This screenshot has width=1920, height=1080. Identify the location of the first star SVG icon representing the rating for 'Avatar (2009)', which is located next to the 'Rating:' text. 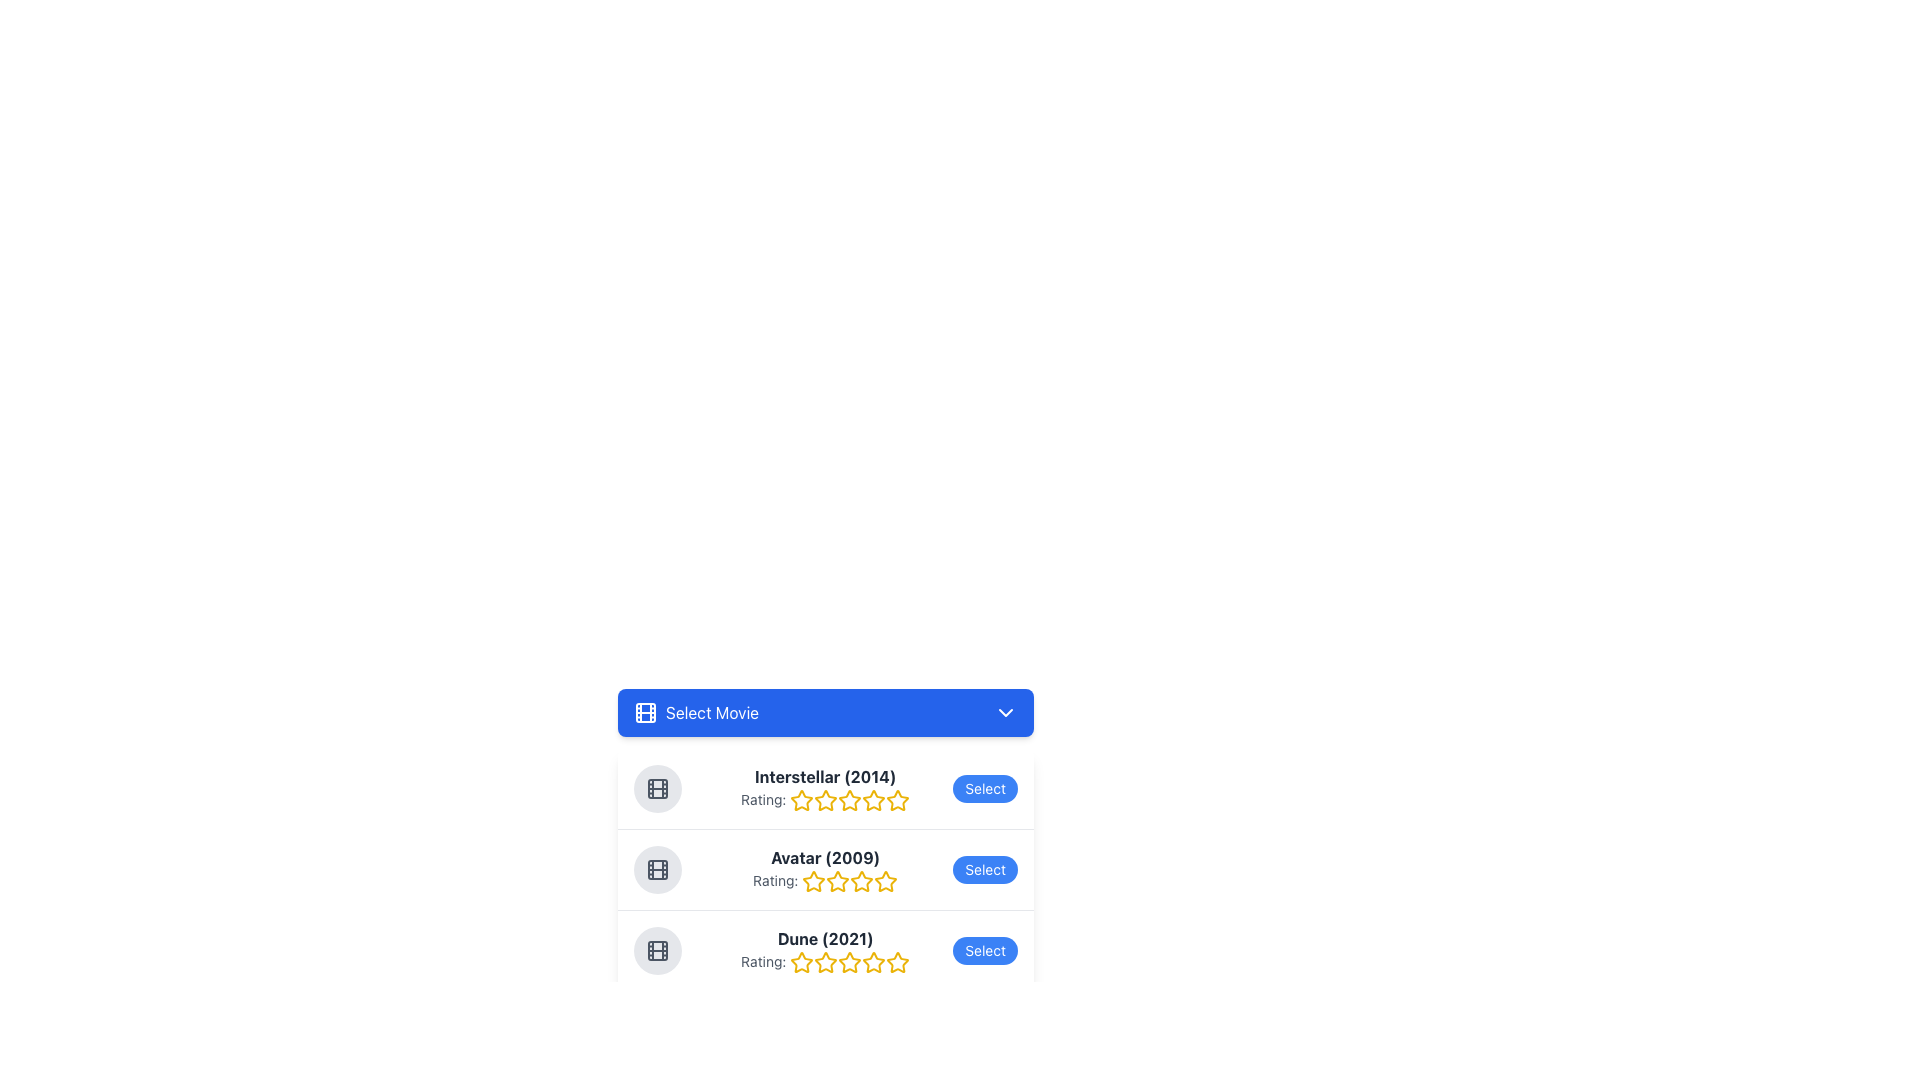
(814, 881).